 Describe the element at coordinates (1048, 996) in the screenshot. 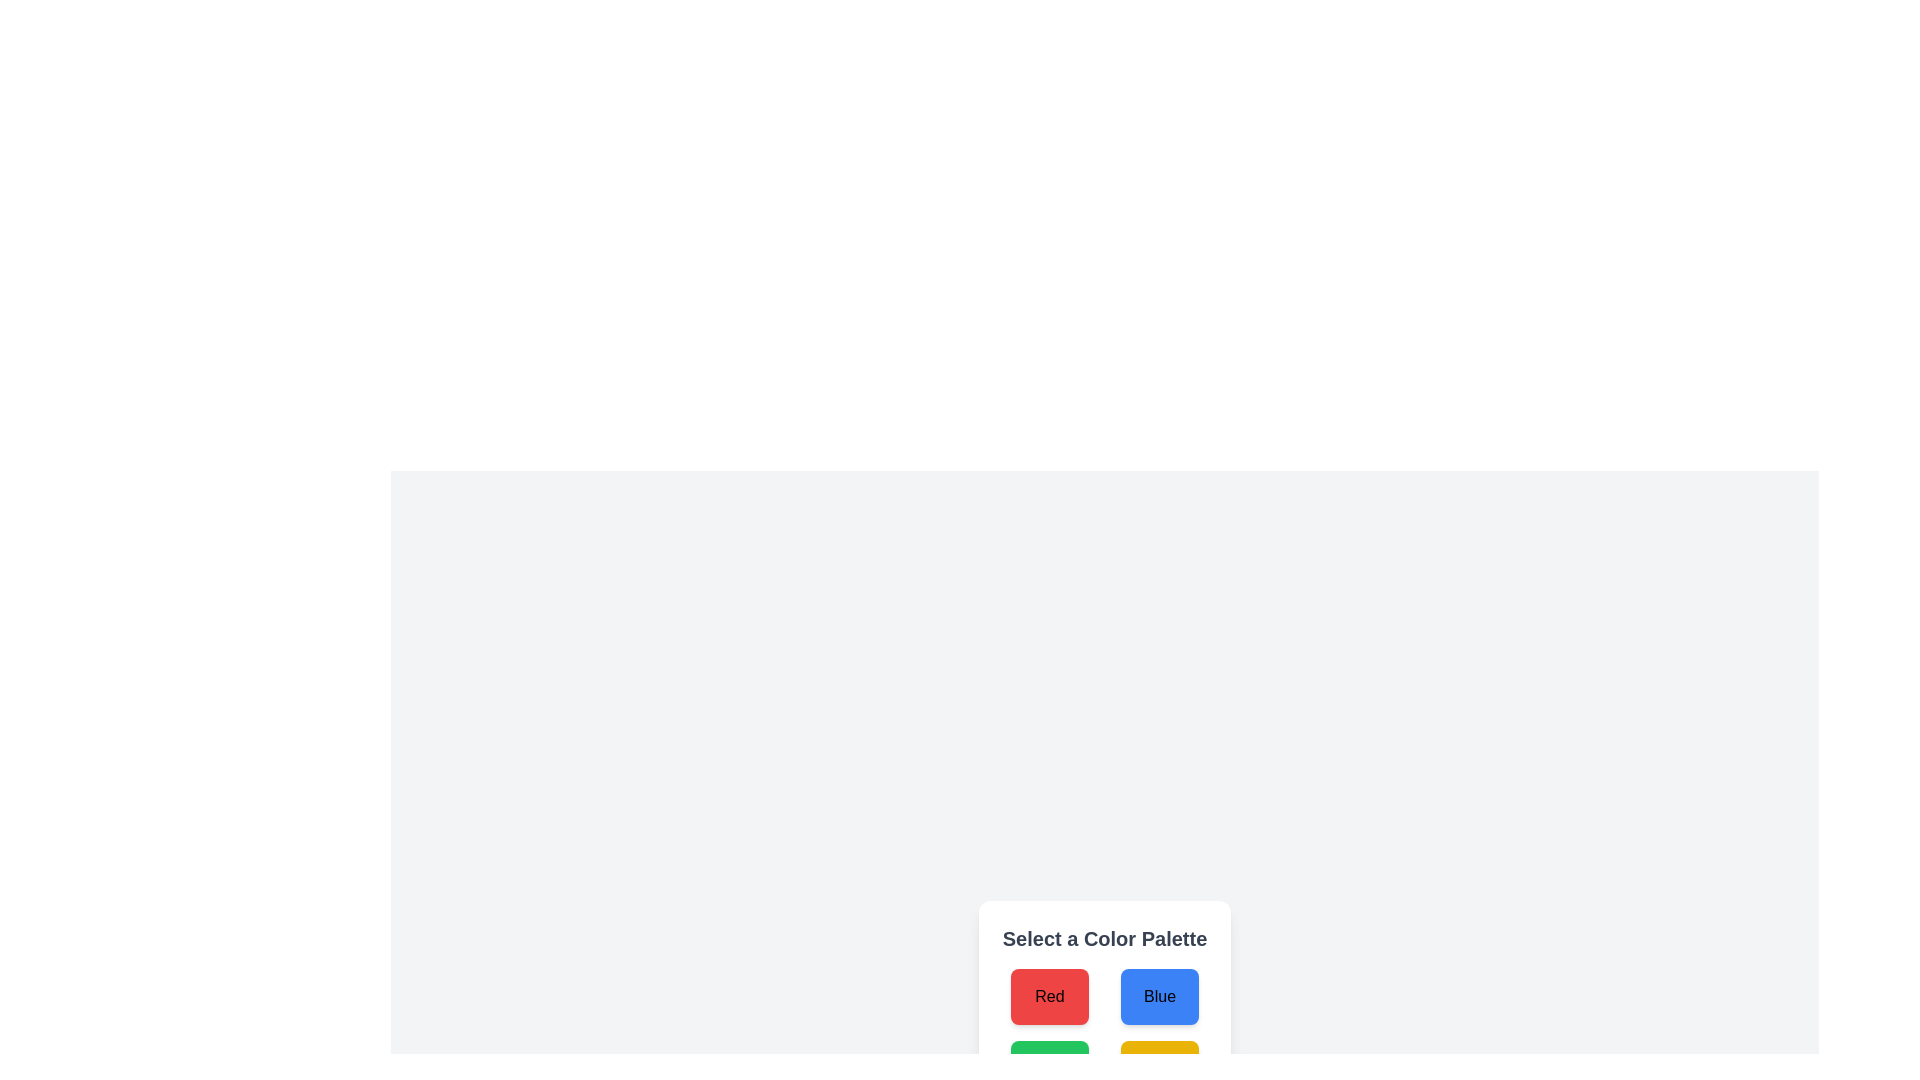

I see `the color Red from the palette` at that location.